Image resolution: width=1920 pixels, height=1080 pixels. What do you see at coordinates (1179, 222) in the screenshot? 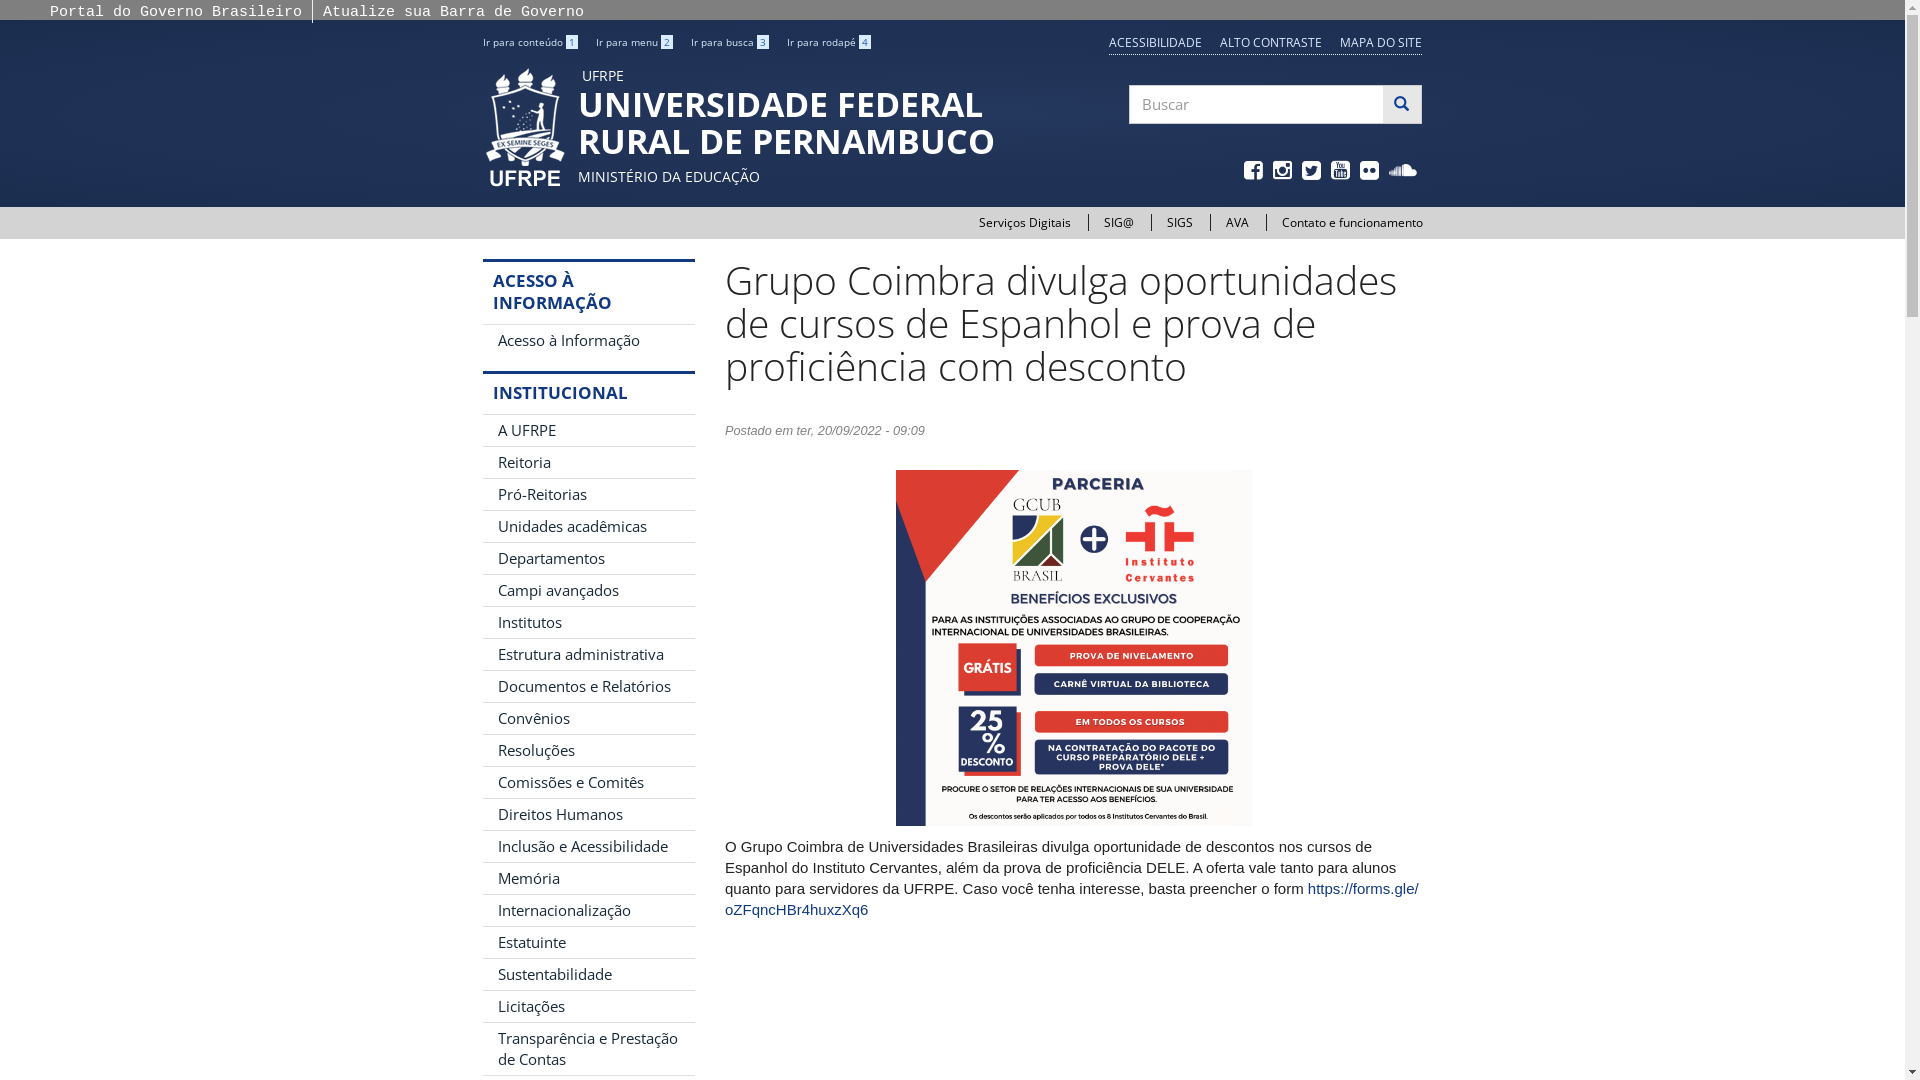
I see `'SIGS'` at bounding box center [1179, 222].